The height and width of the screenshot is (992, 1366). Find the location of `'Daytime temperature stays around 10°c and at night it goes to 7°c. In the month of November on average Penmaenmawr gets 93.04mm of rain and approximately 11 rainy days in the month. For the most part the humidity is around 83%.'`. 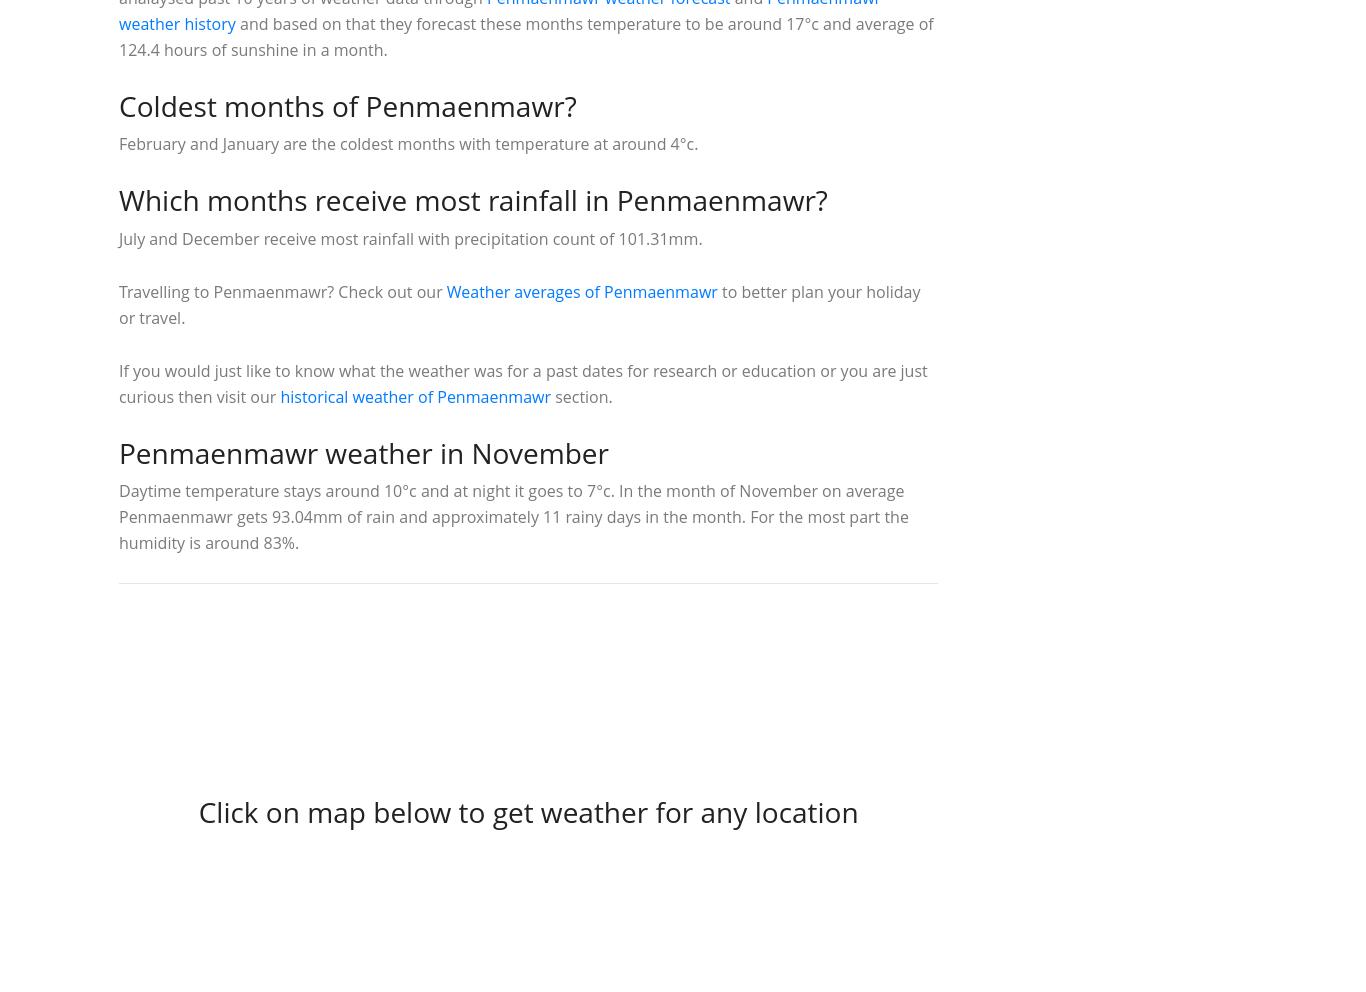

'Daytime temperature stays around 10°c and at night it goes to 7°c. In the month of November on average Penmaenmawr gets 93.04mm of rain and approximately 11 rainy days in the month. For the most part the humidity is around 83%.' is located at coordinates (513, 516).